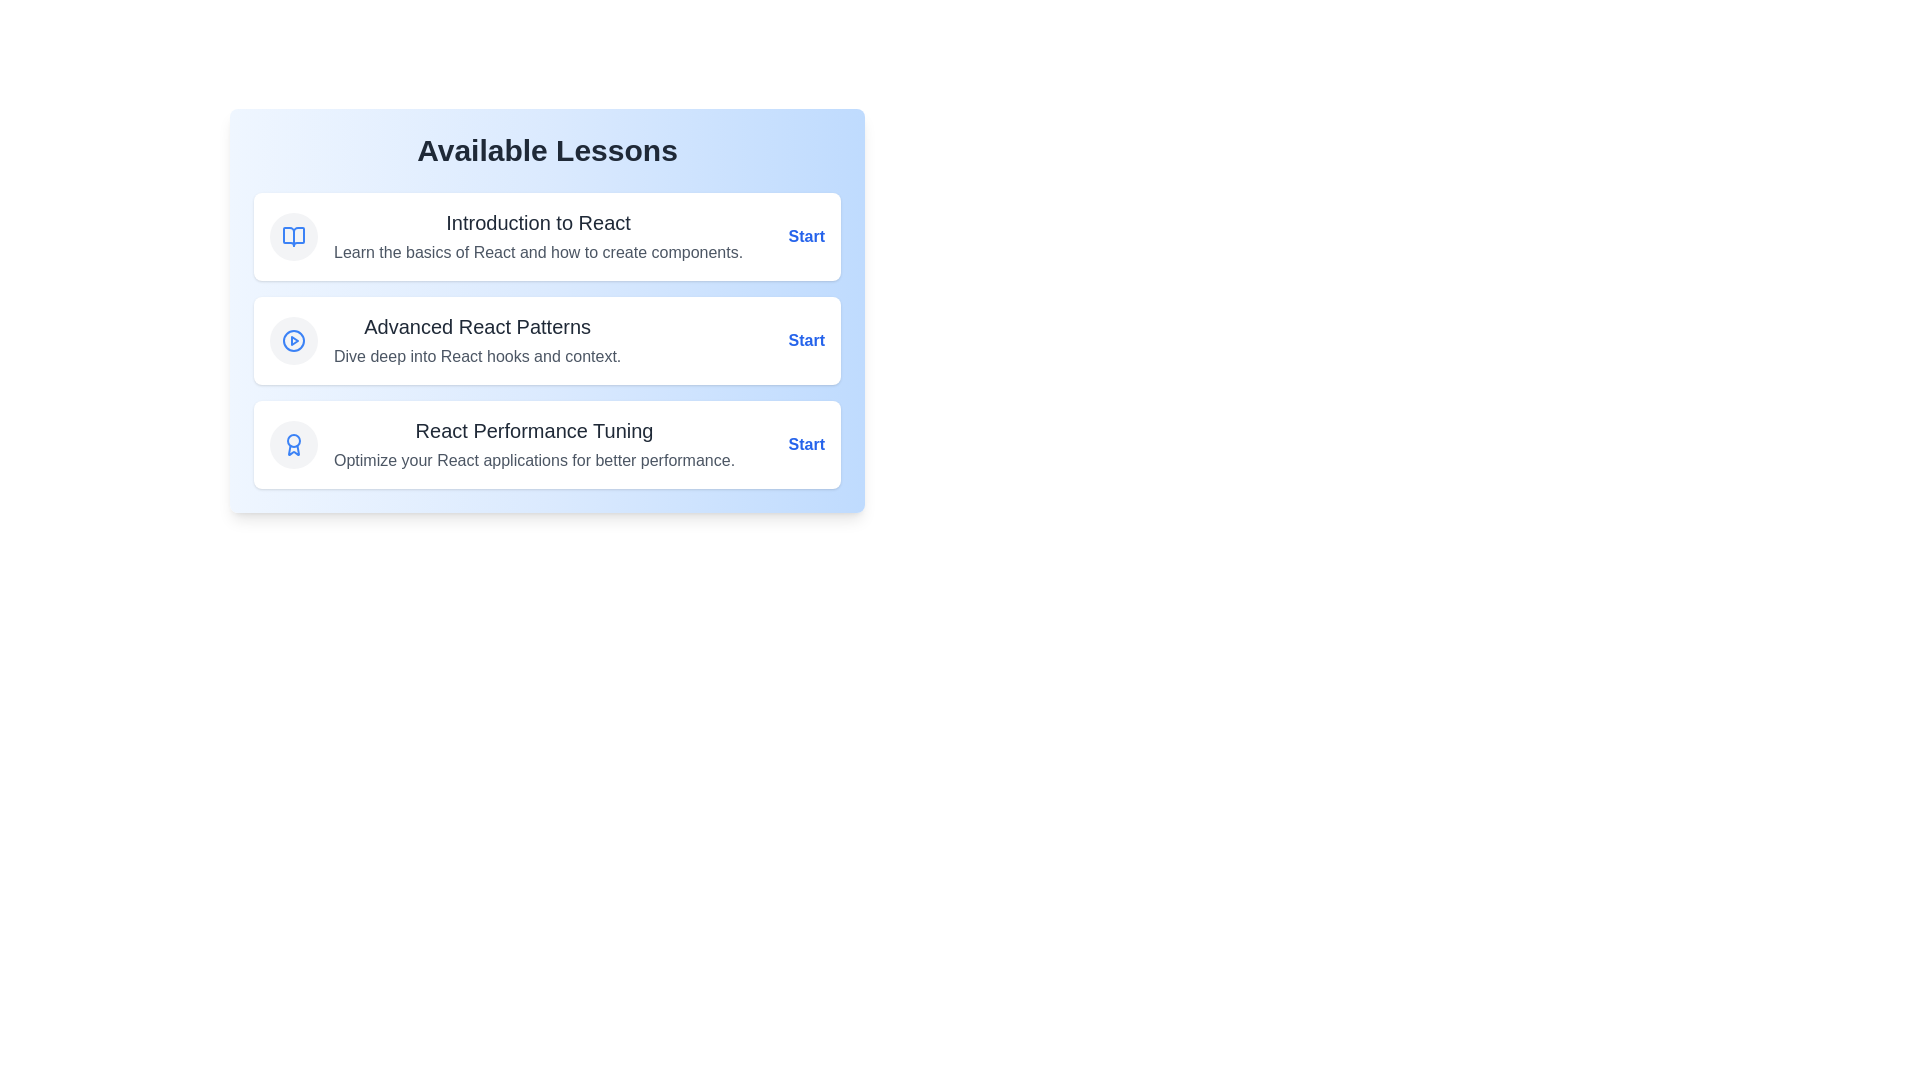  Describe the element at coordinates (806, 443) in the screenshot. I see `the 'Start' link for the lesson titled React Performance Tuning` at that location.